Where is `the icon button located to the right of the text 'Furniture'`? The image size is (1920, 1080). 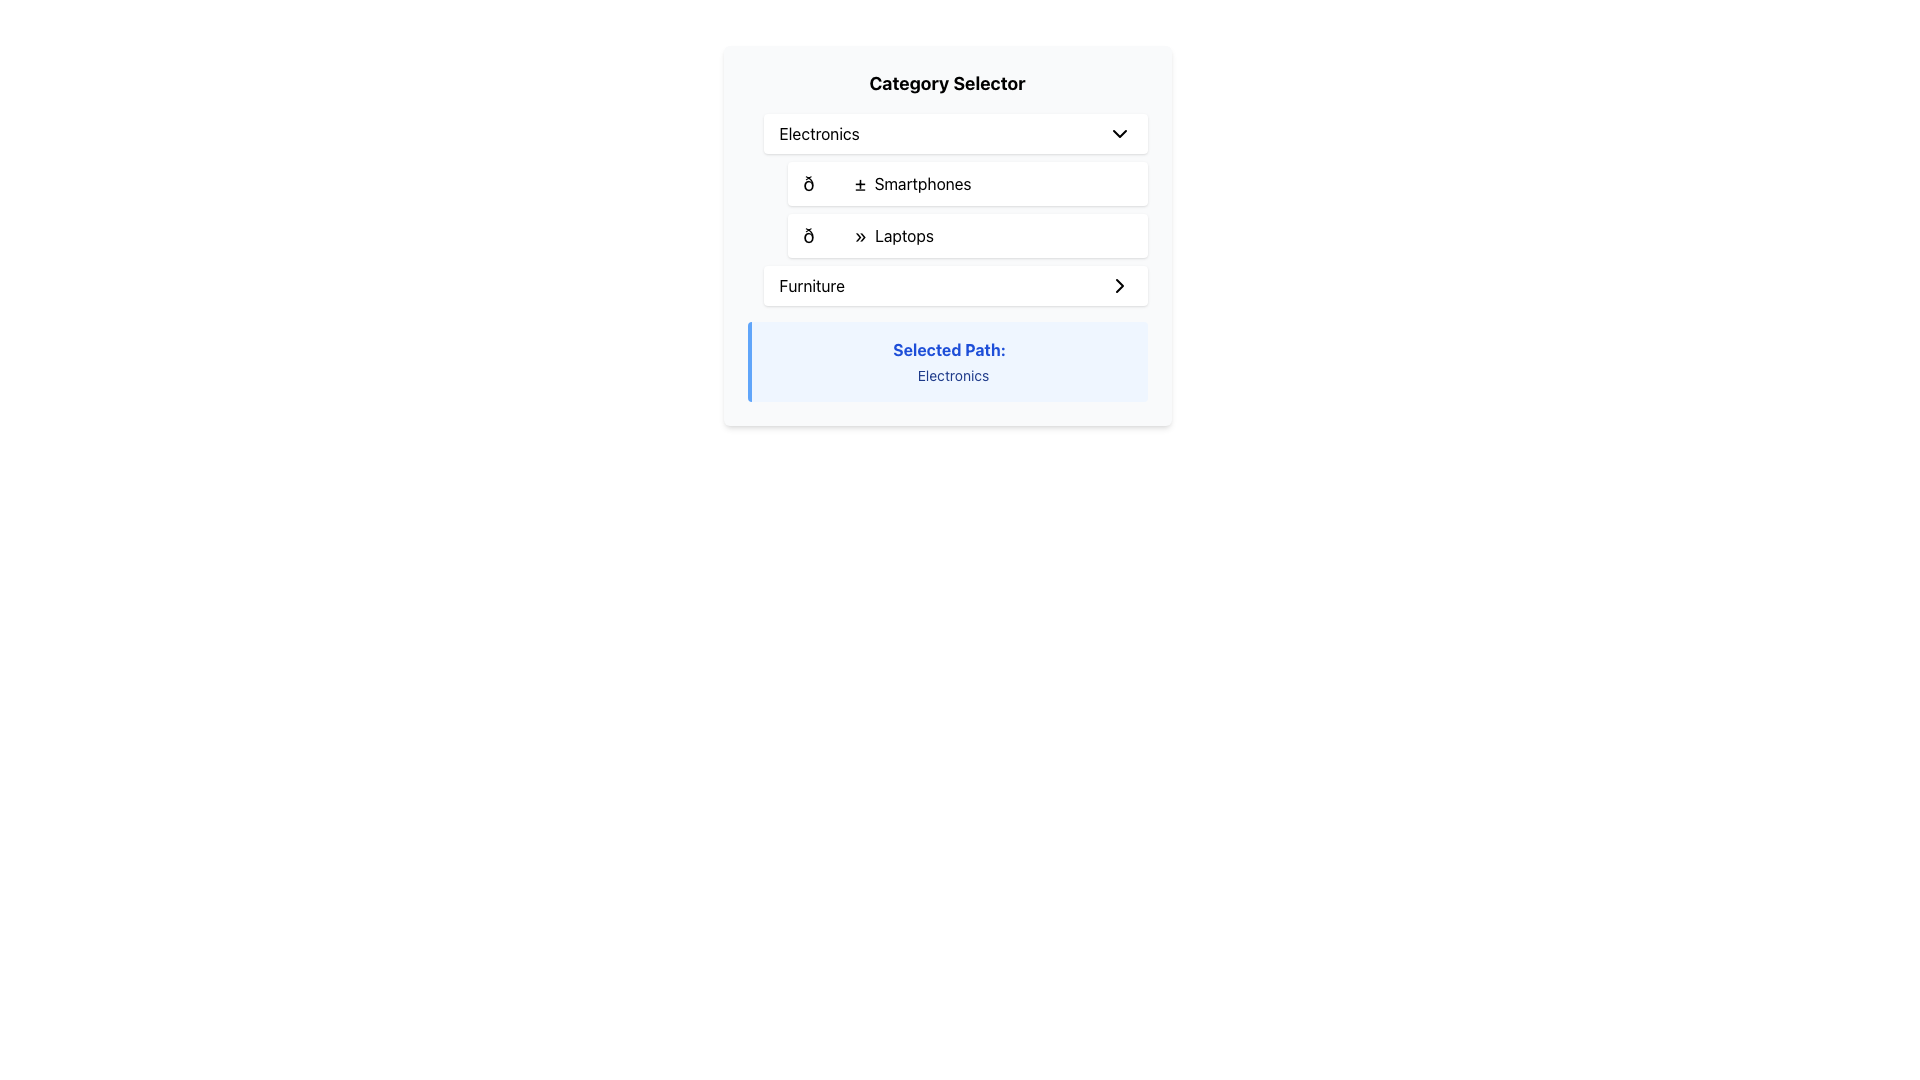 the icon button located to the right of the text 'Furniture' is located at coordinates (1118, 285).